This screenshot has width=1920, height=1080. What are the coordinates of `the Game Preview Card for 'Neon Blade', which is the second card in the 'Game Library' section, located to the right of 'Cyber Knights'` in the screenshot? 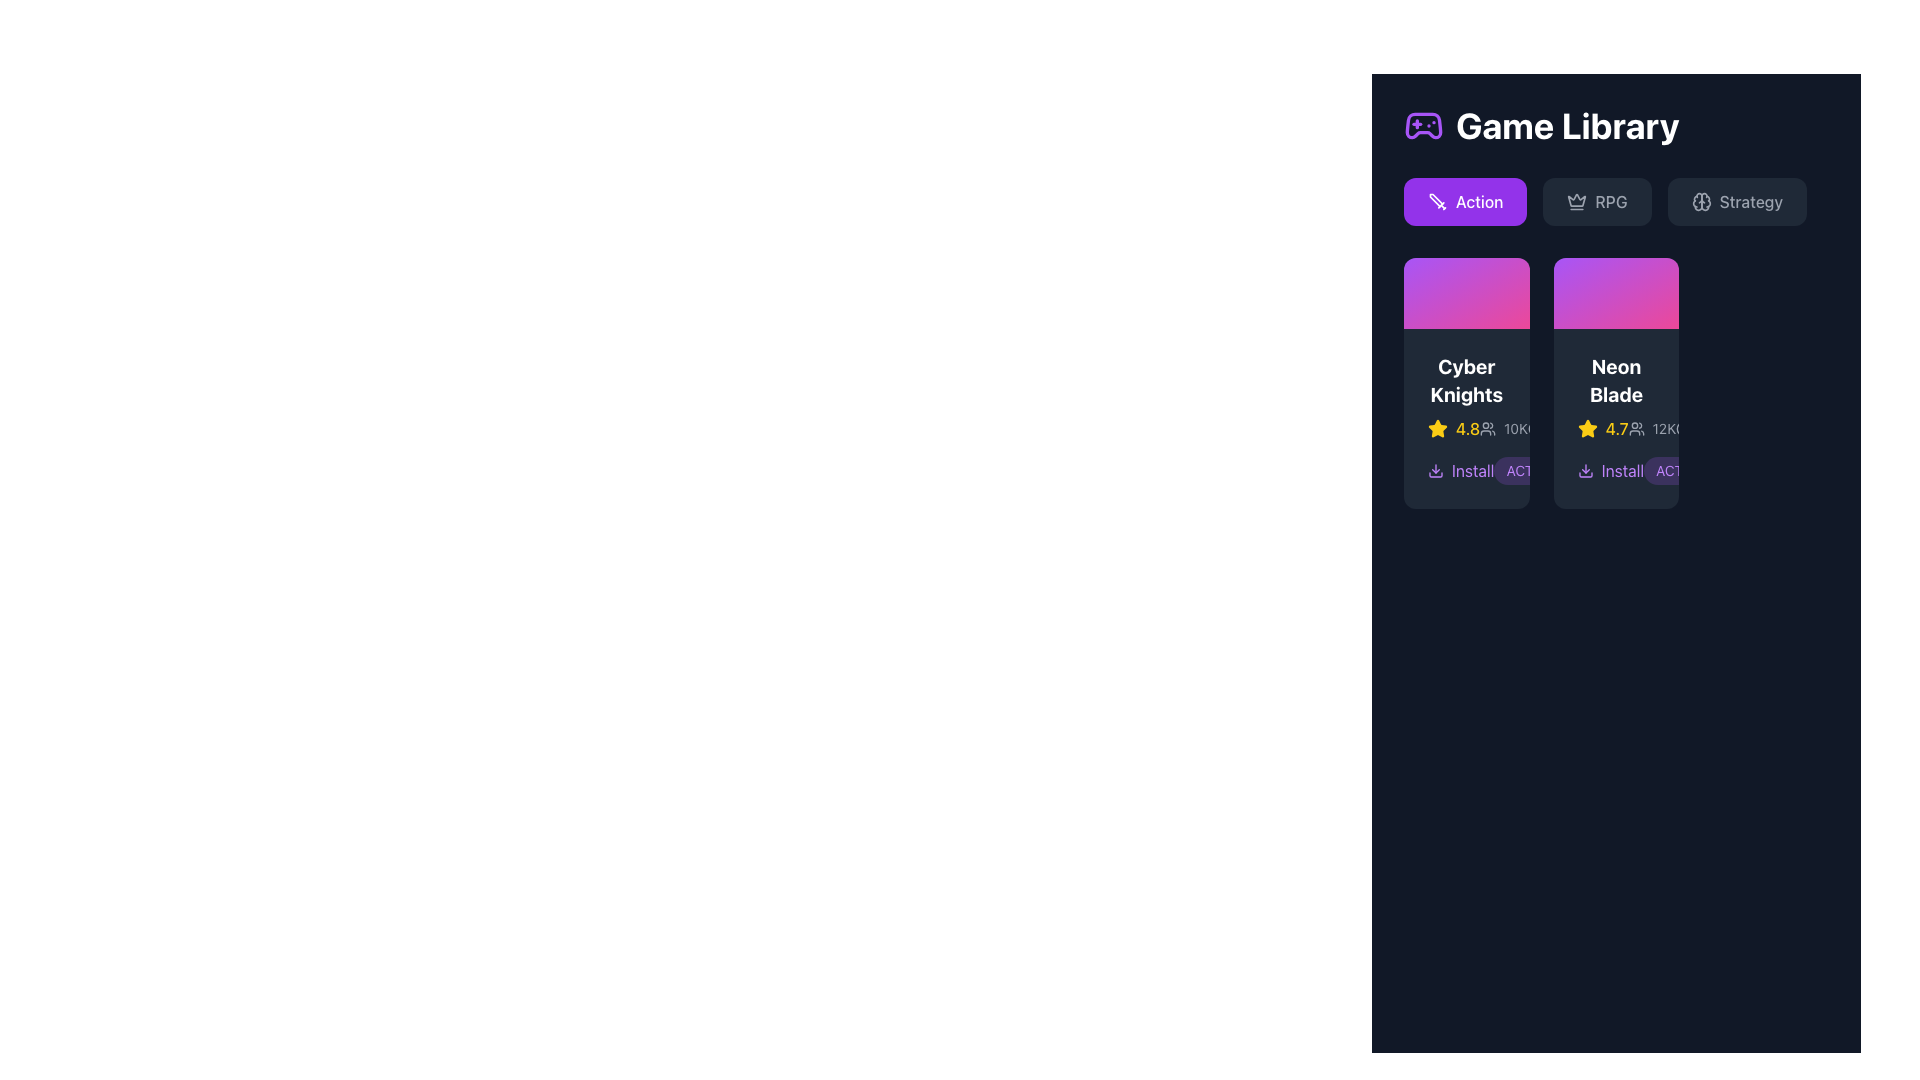 It's located at (1616, 383).